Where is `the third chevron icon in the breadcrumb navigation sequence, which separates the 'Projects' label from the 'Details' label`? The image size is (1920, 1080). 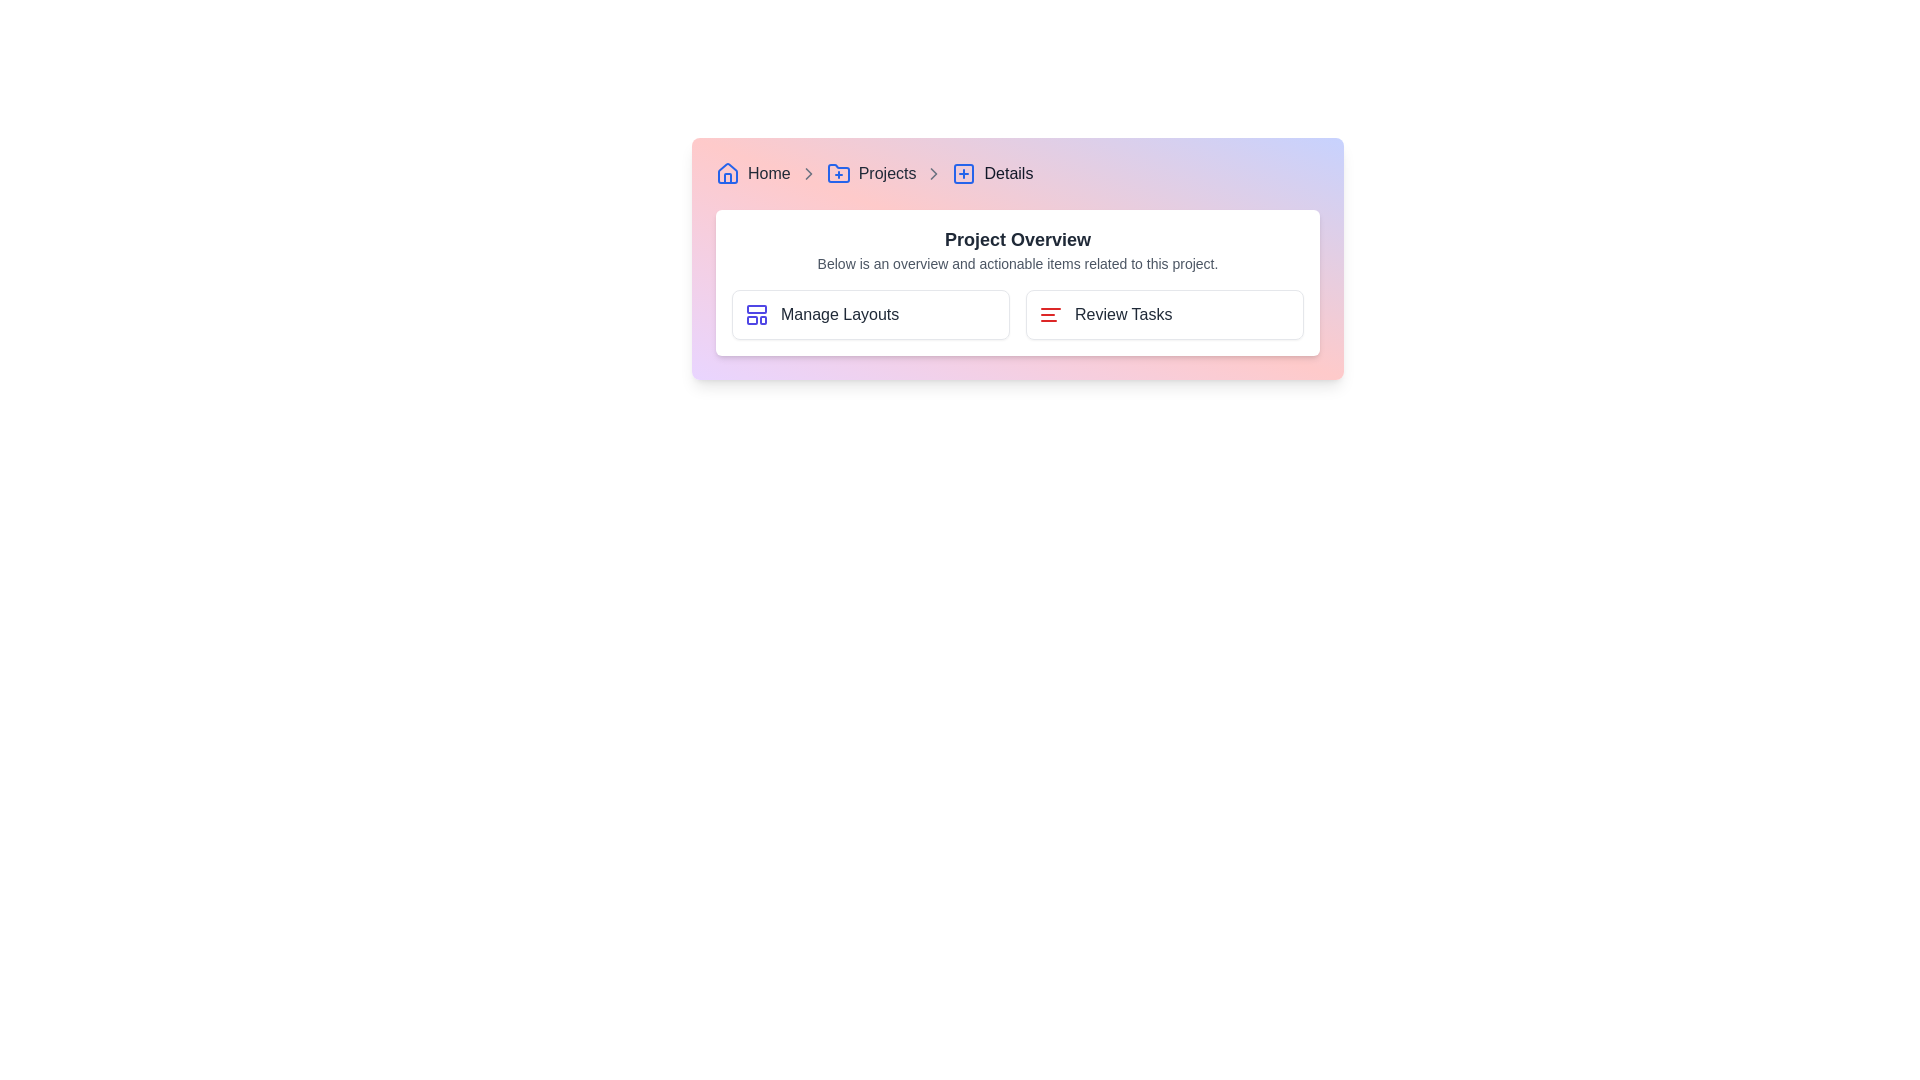
the third chevron icon in the breadcrumb navigation sequence, which separates the 'Projects' label from the 'Details' label is located at coordinates (933, 172).